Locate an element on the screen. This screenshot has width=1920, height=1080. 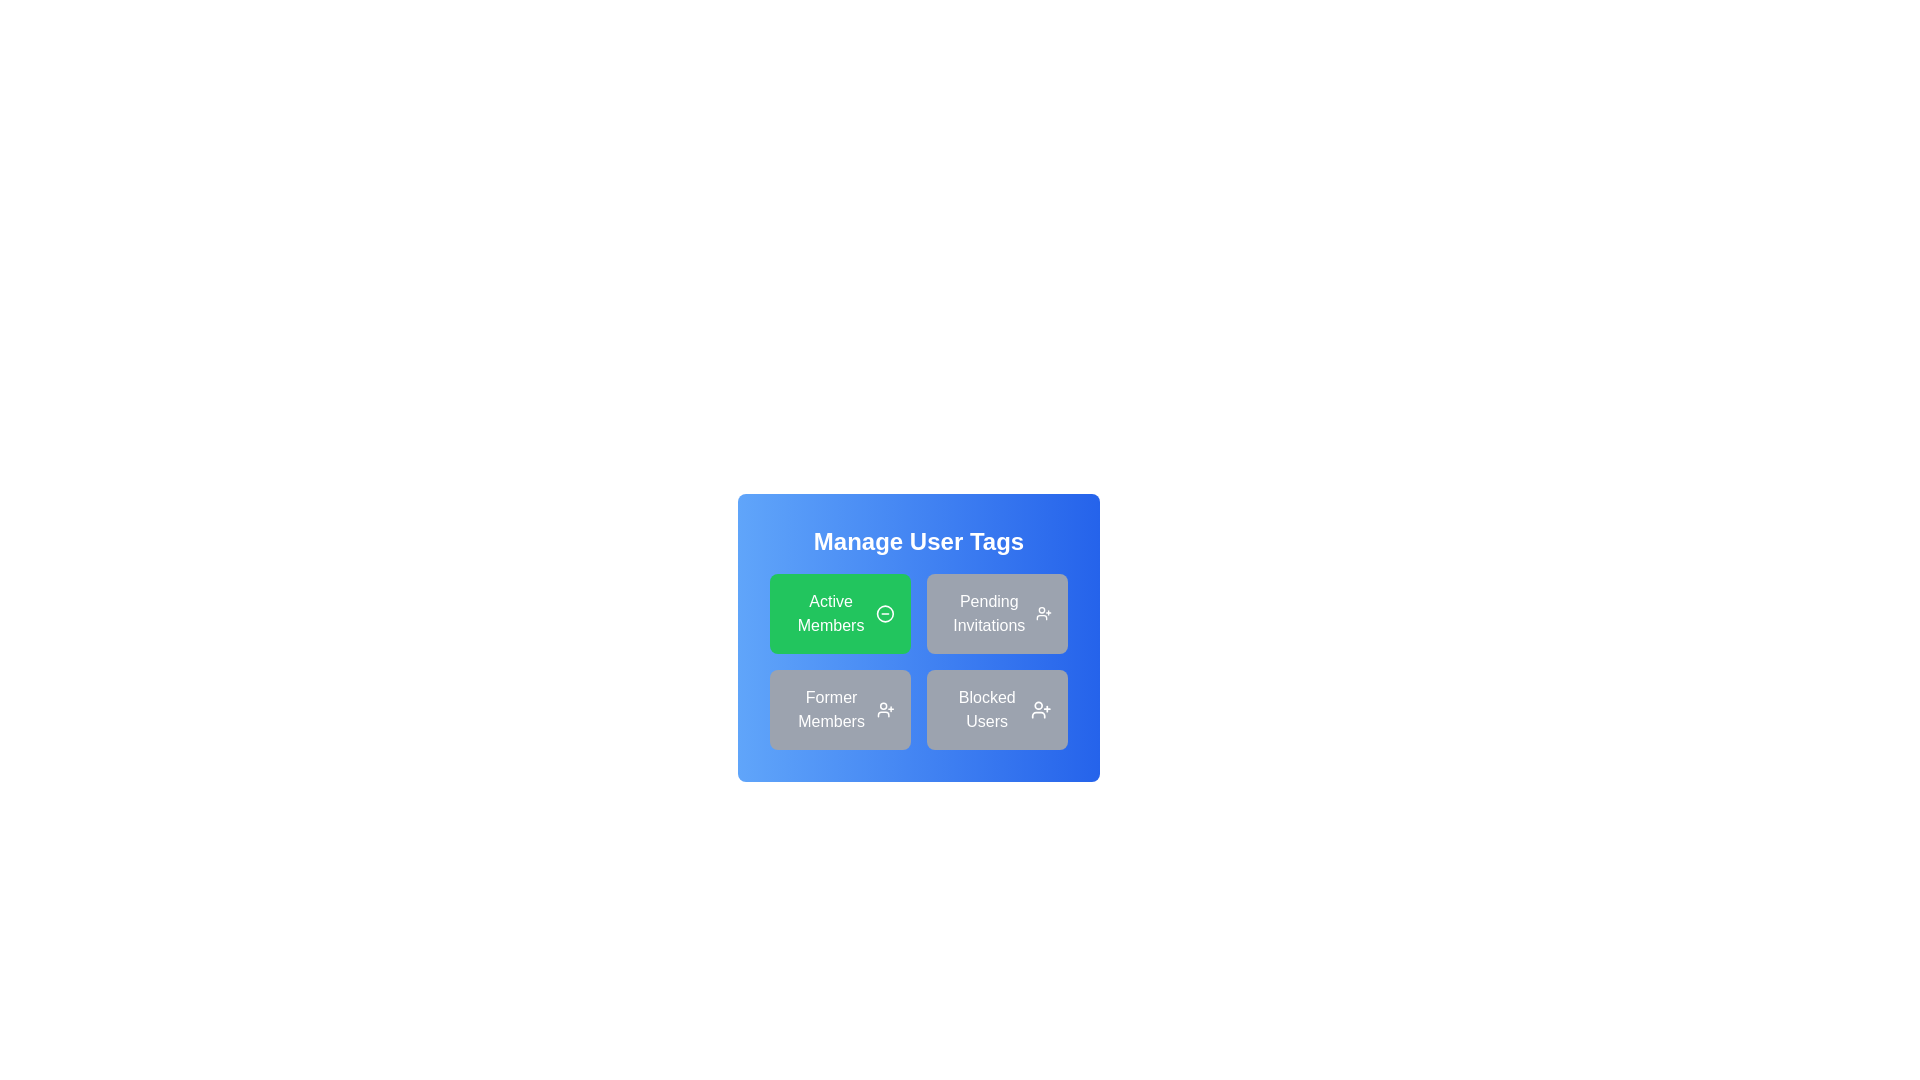
the button surrounding the 'Blocked Users' label, which is styled with a bold font and is located in the bottom-right position of the 2x2 grid under 'Manage User Tags' is located at coordinates (987, 708).